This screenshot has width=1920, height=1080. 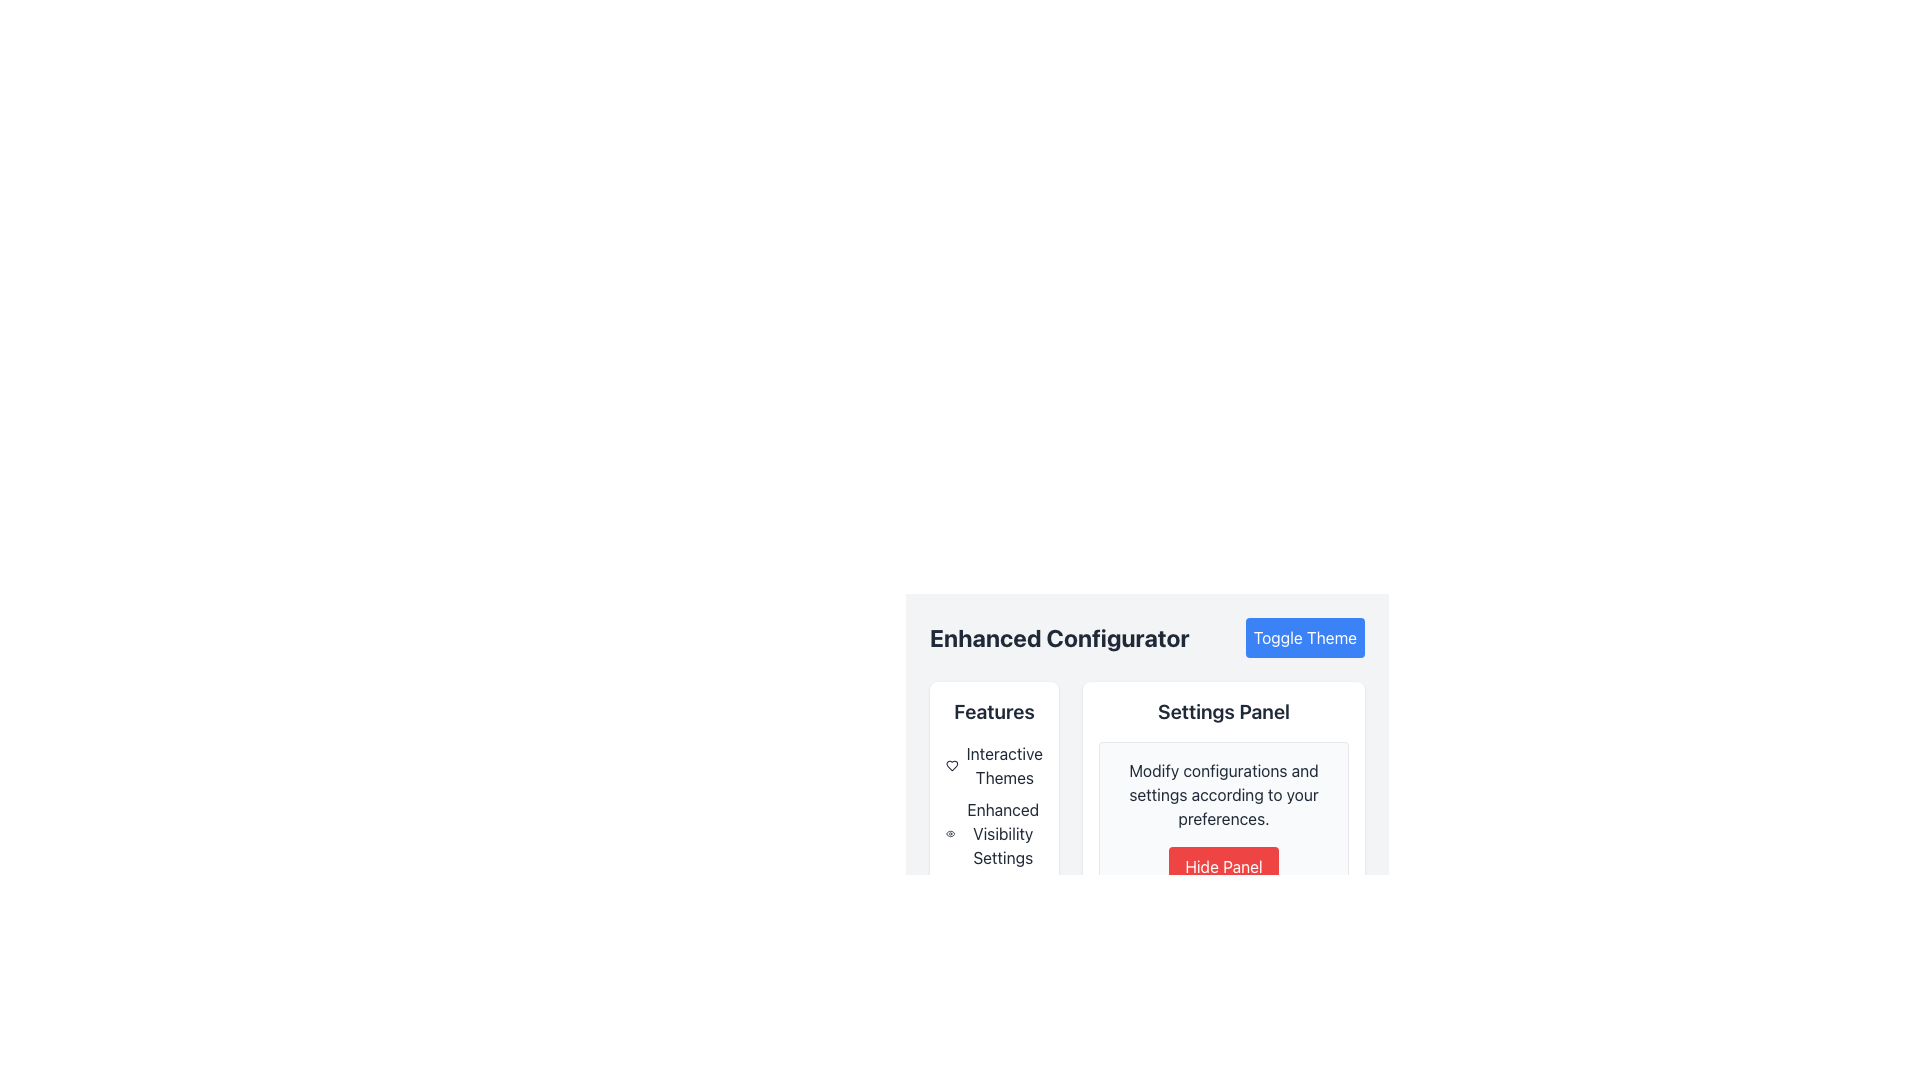 I want to click on the label that identifies a configuration option related to visibility settings, which is the second item in the list under the 'Features' header, so click(x=994, y=833).